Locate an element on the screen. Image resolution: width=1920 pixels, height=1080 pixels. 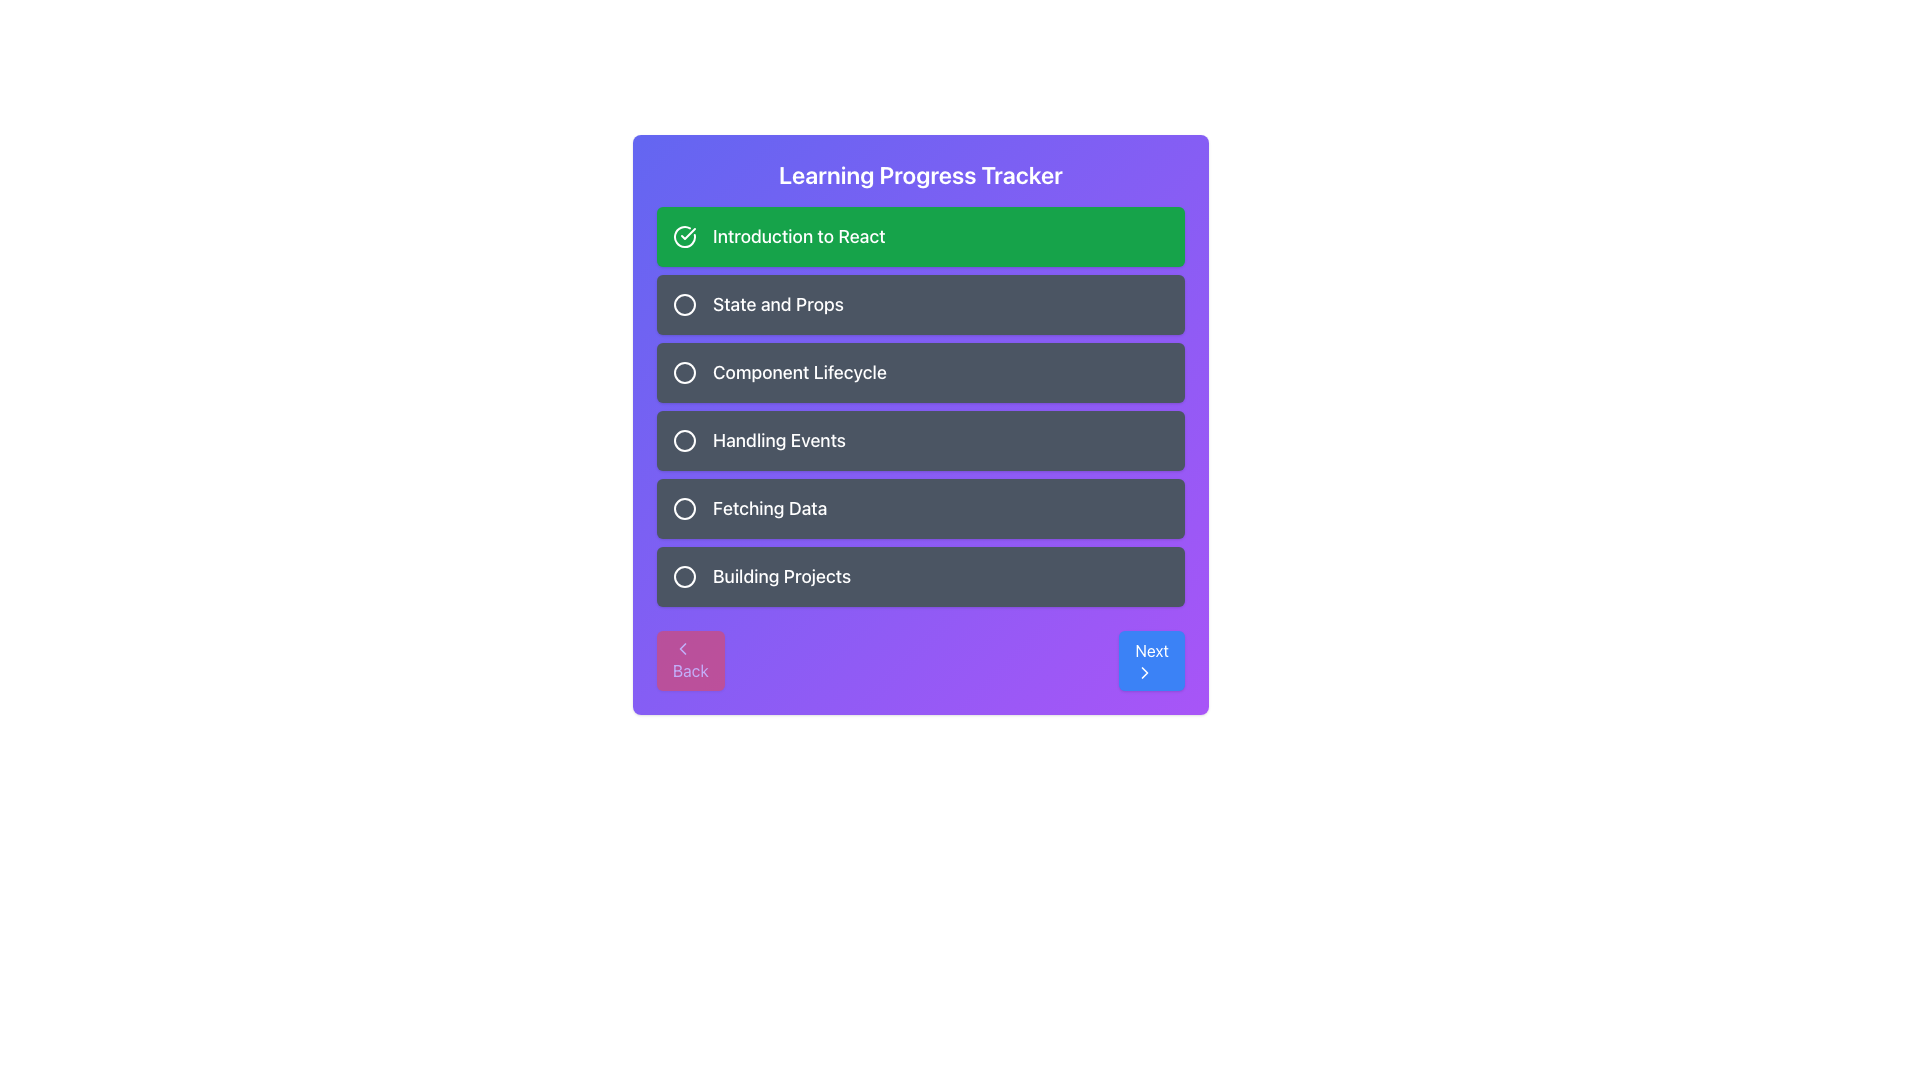
the text label reading 'Fetching Data' for reading by moving the cursor to its center point is located at coordinates (769, 508).